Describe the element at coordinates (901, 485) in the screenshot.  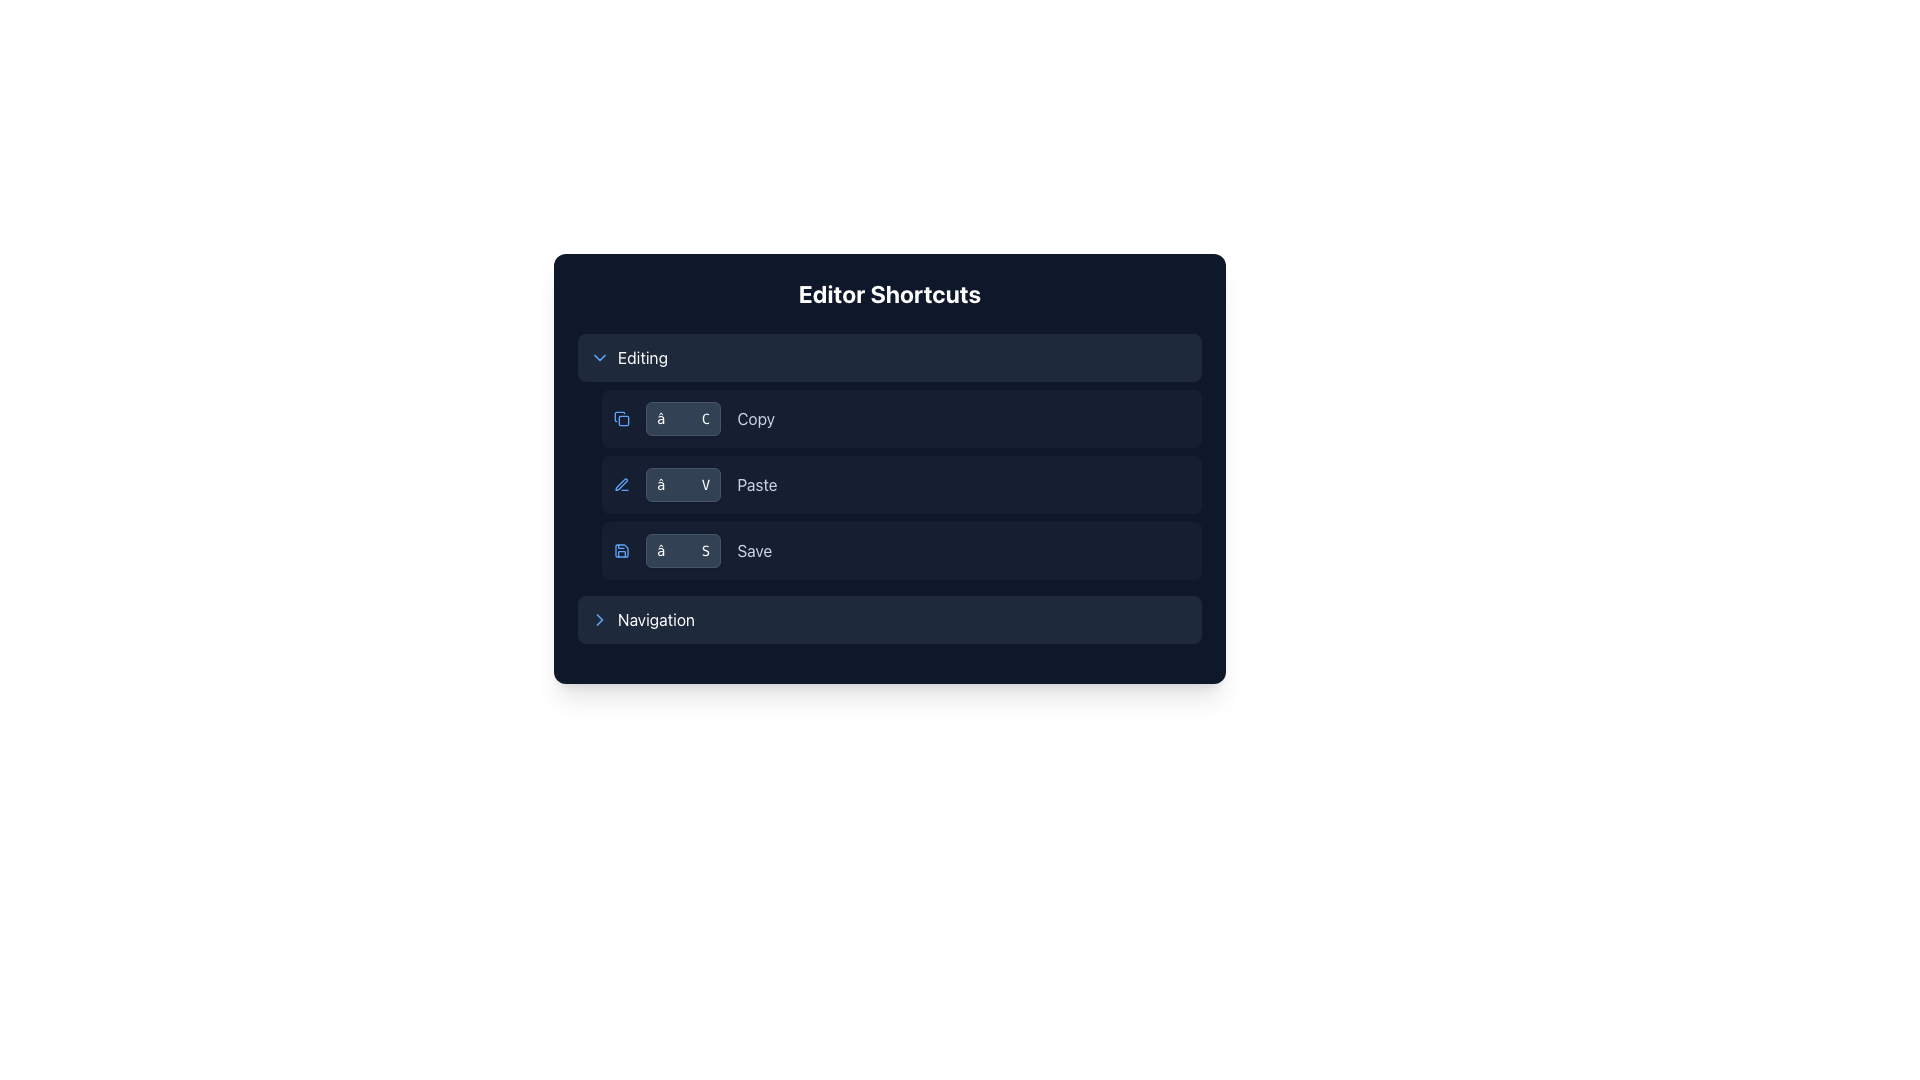
I see `the 'Paste' button in the 'Editor Shortcuts' section, which has a dark background and rounded corners, positioned between 'Copy' and 'Save'` at that location.